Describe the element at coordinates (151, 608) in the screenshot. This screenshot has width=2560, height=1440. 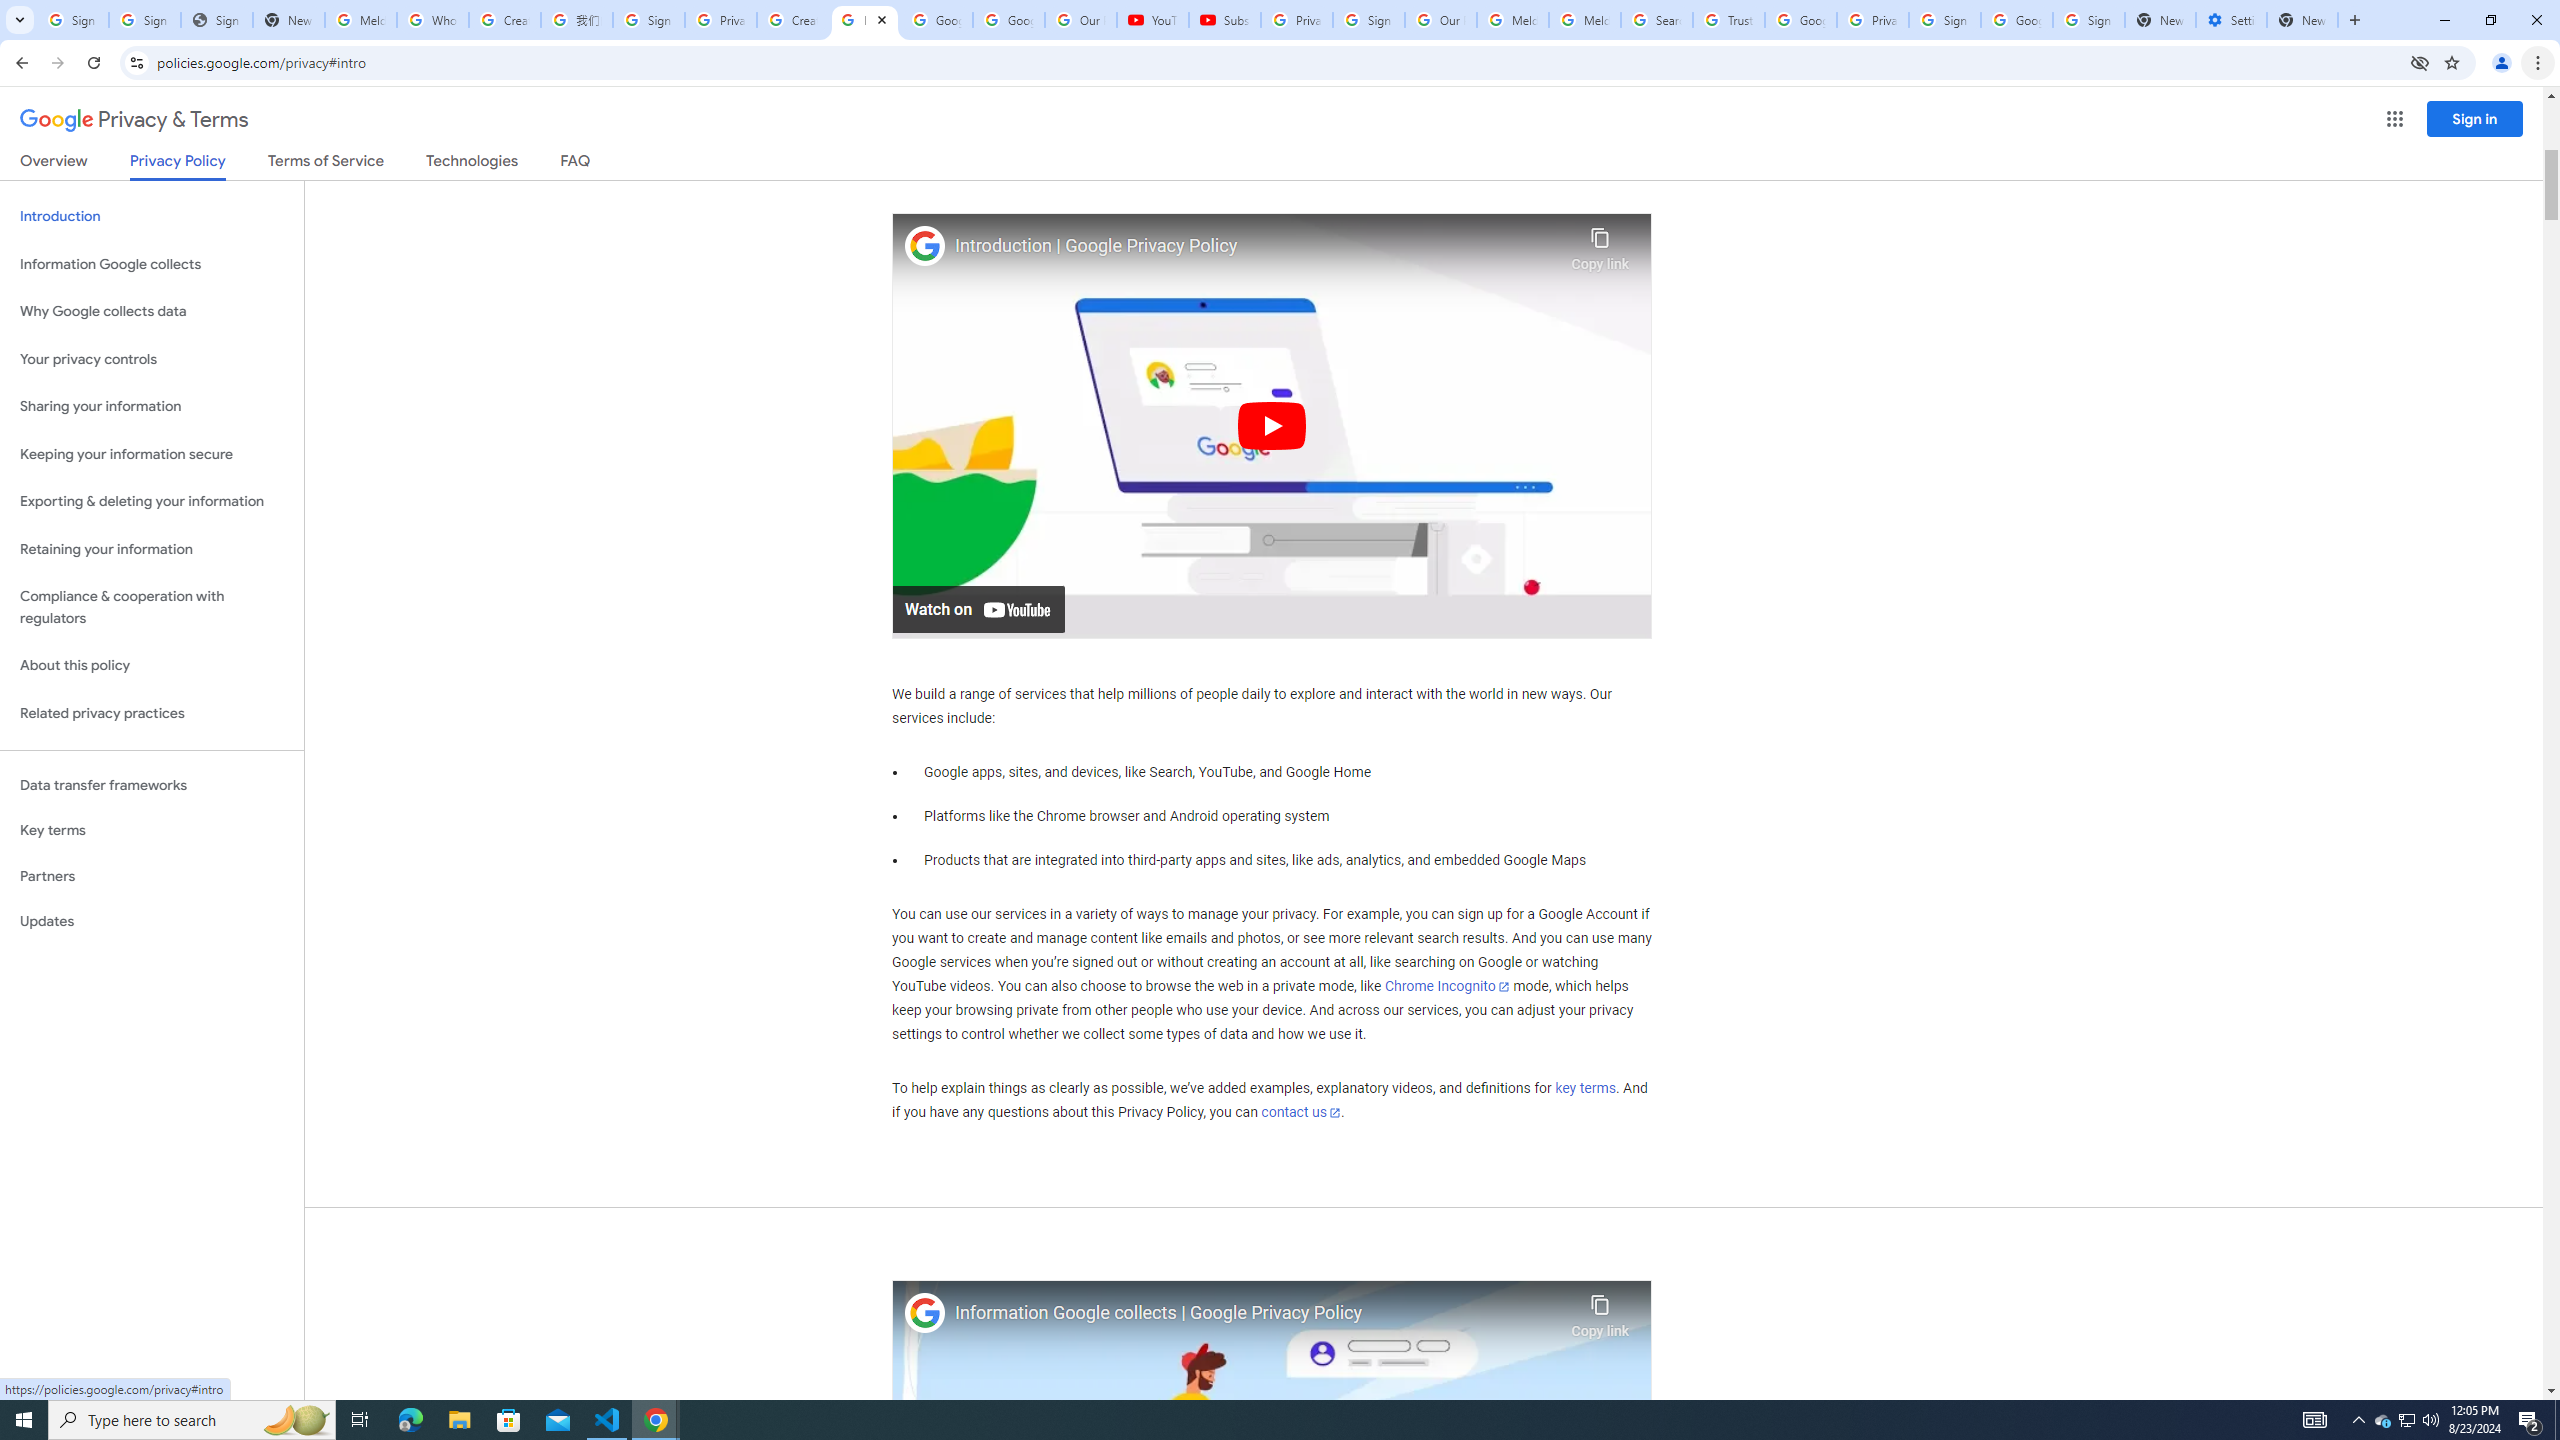
I see `'Compliance & cooperation with regulators'` at that location.